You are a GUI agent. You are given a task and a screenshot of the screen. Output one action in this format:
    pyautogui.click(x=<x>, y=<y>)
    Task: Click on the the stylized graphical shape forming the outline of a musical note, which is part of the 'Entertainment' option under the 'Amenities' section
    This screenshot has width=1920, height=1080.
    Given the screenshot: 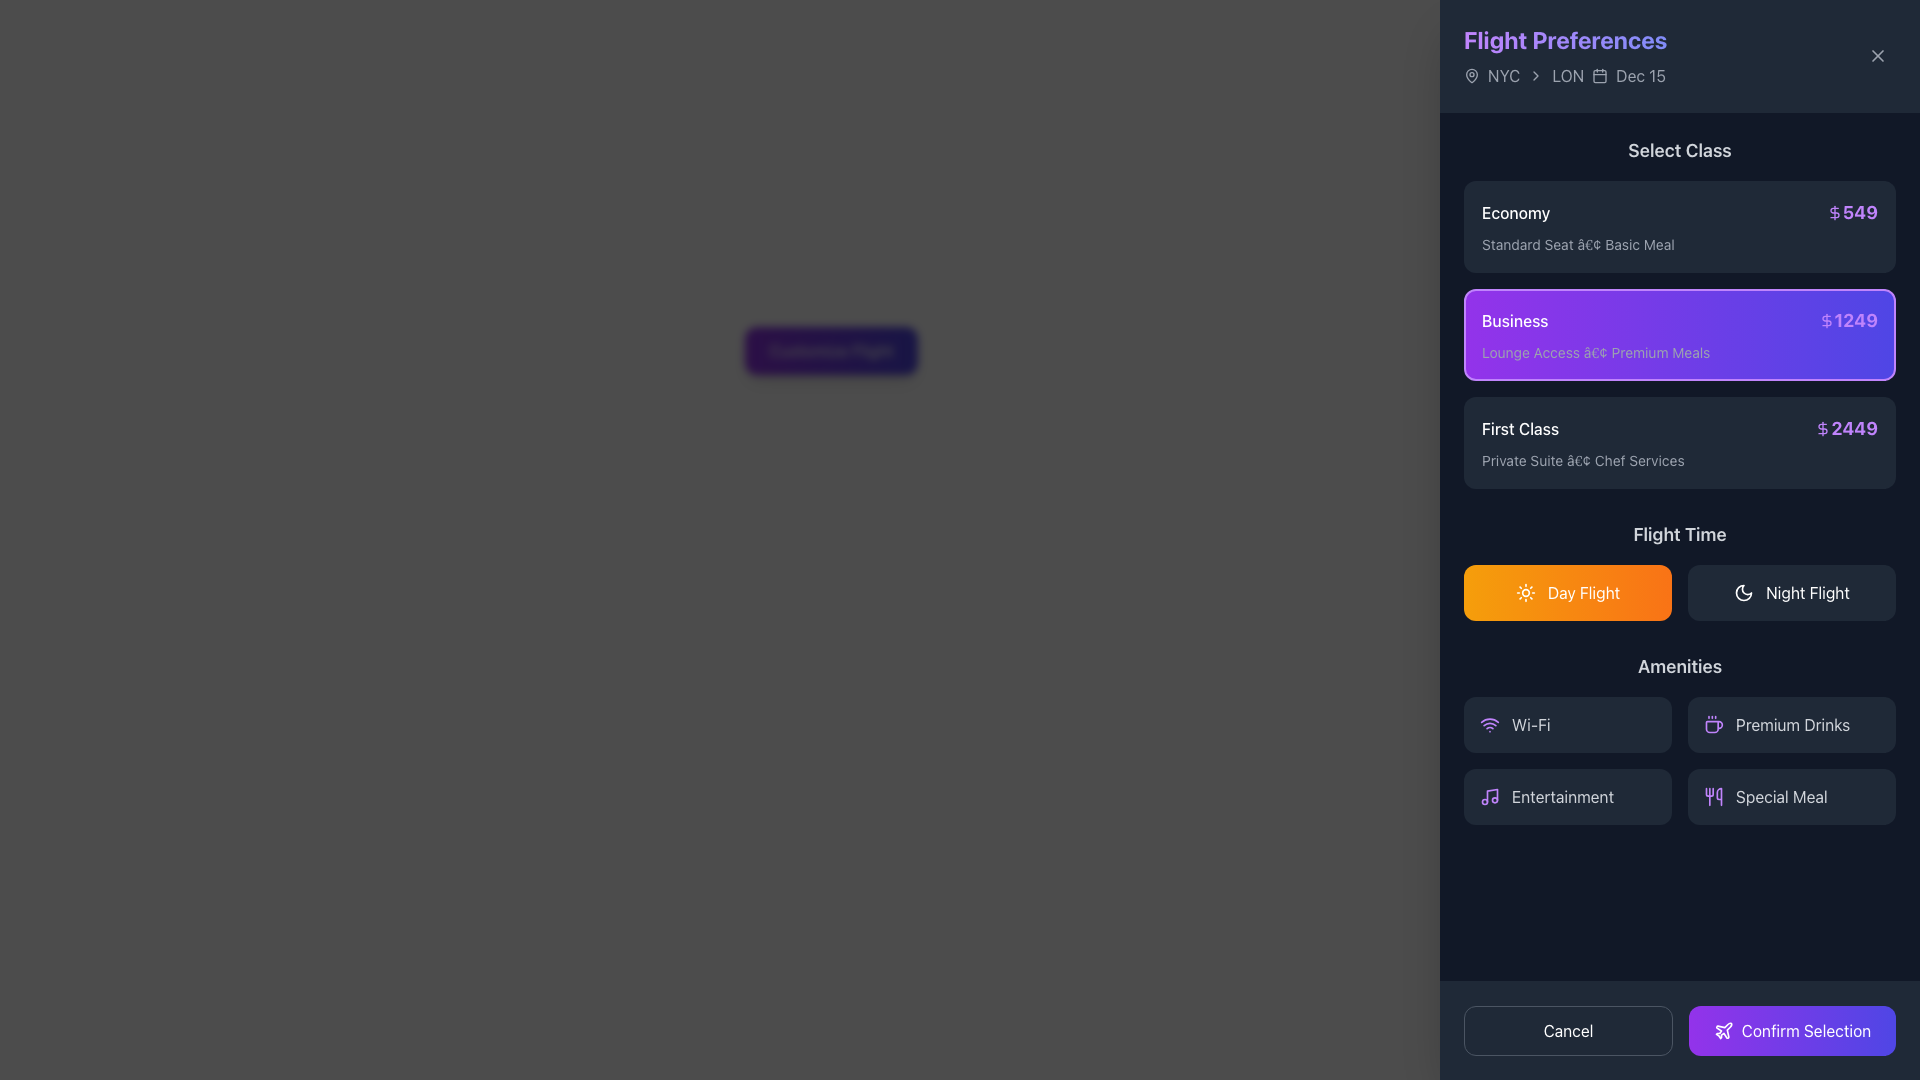 What is the action you would take?
    pyautogui.click(x=1492, y=794)
    